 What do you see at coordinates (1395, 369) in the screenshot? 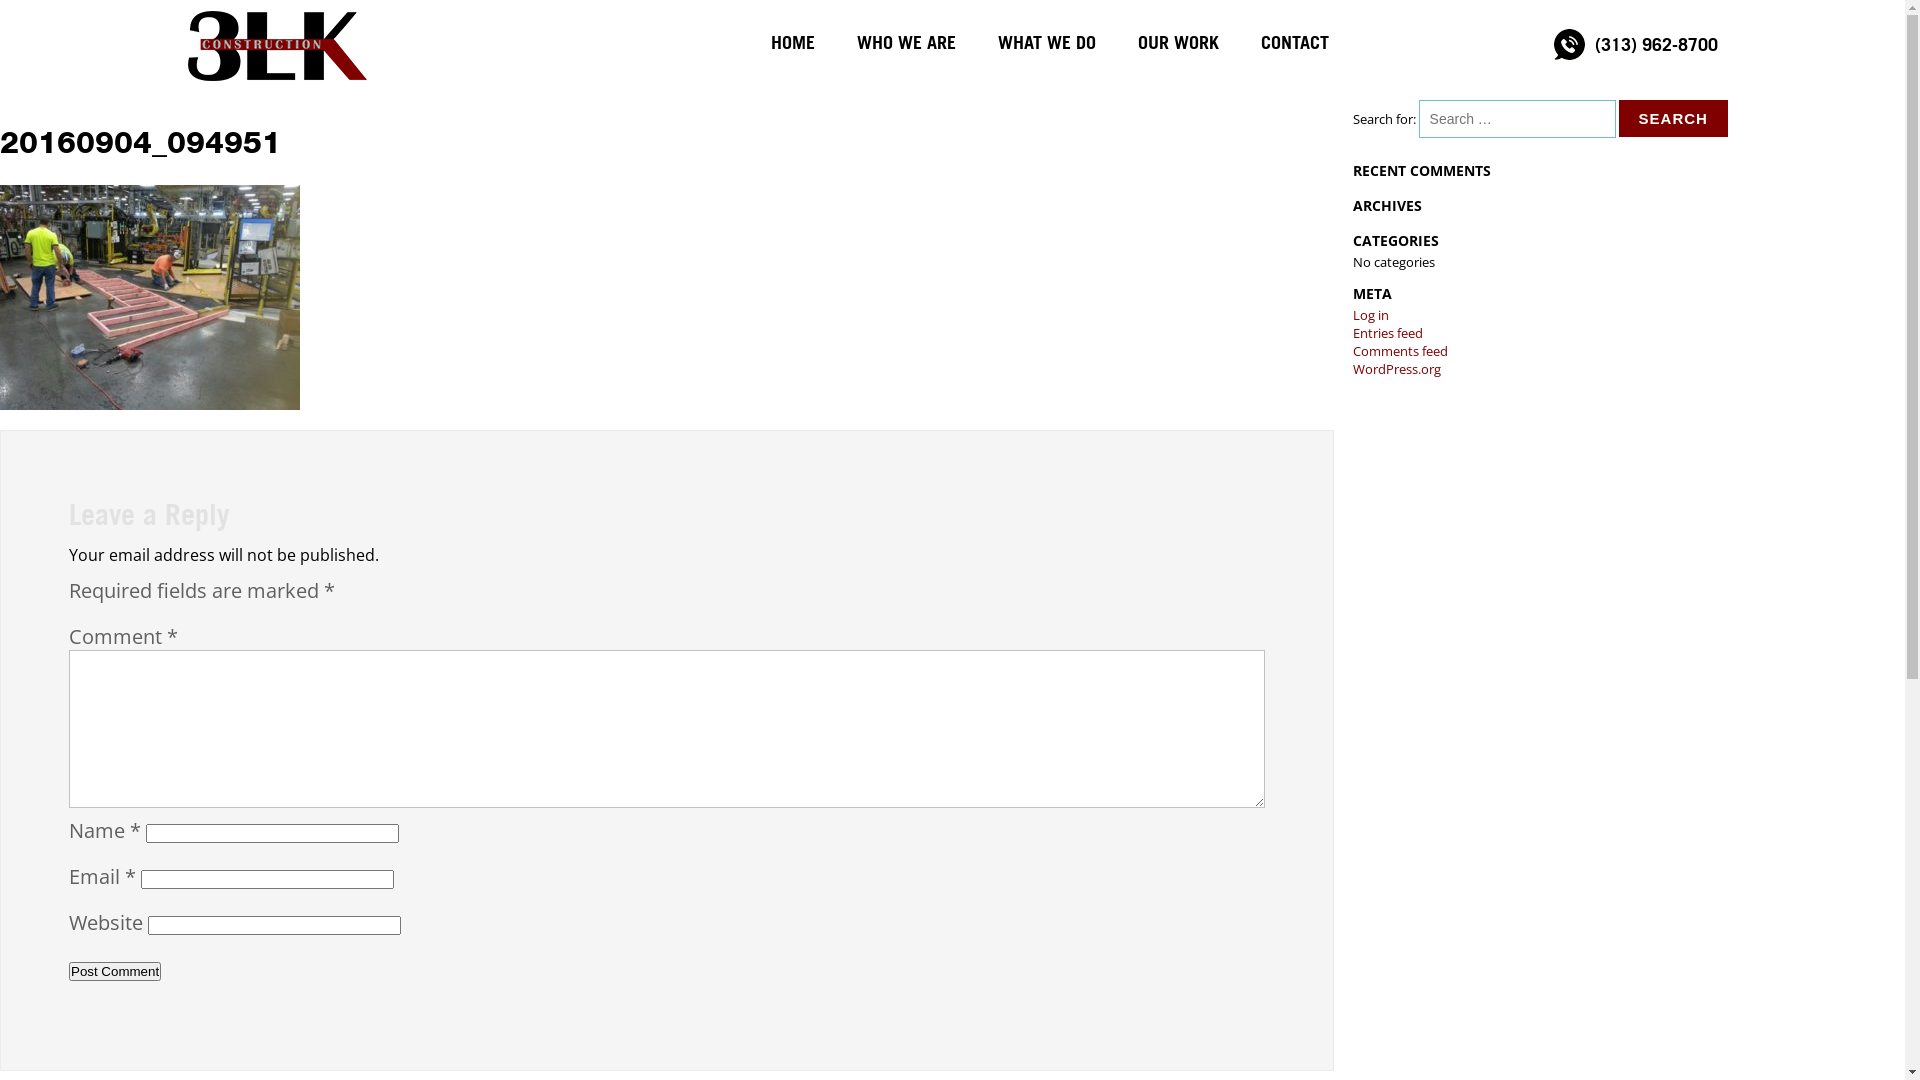
I see `'WordPress.org'` at bounding box center [1395, 369].